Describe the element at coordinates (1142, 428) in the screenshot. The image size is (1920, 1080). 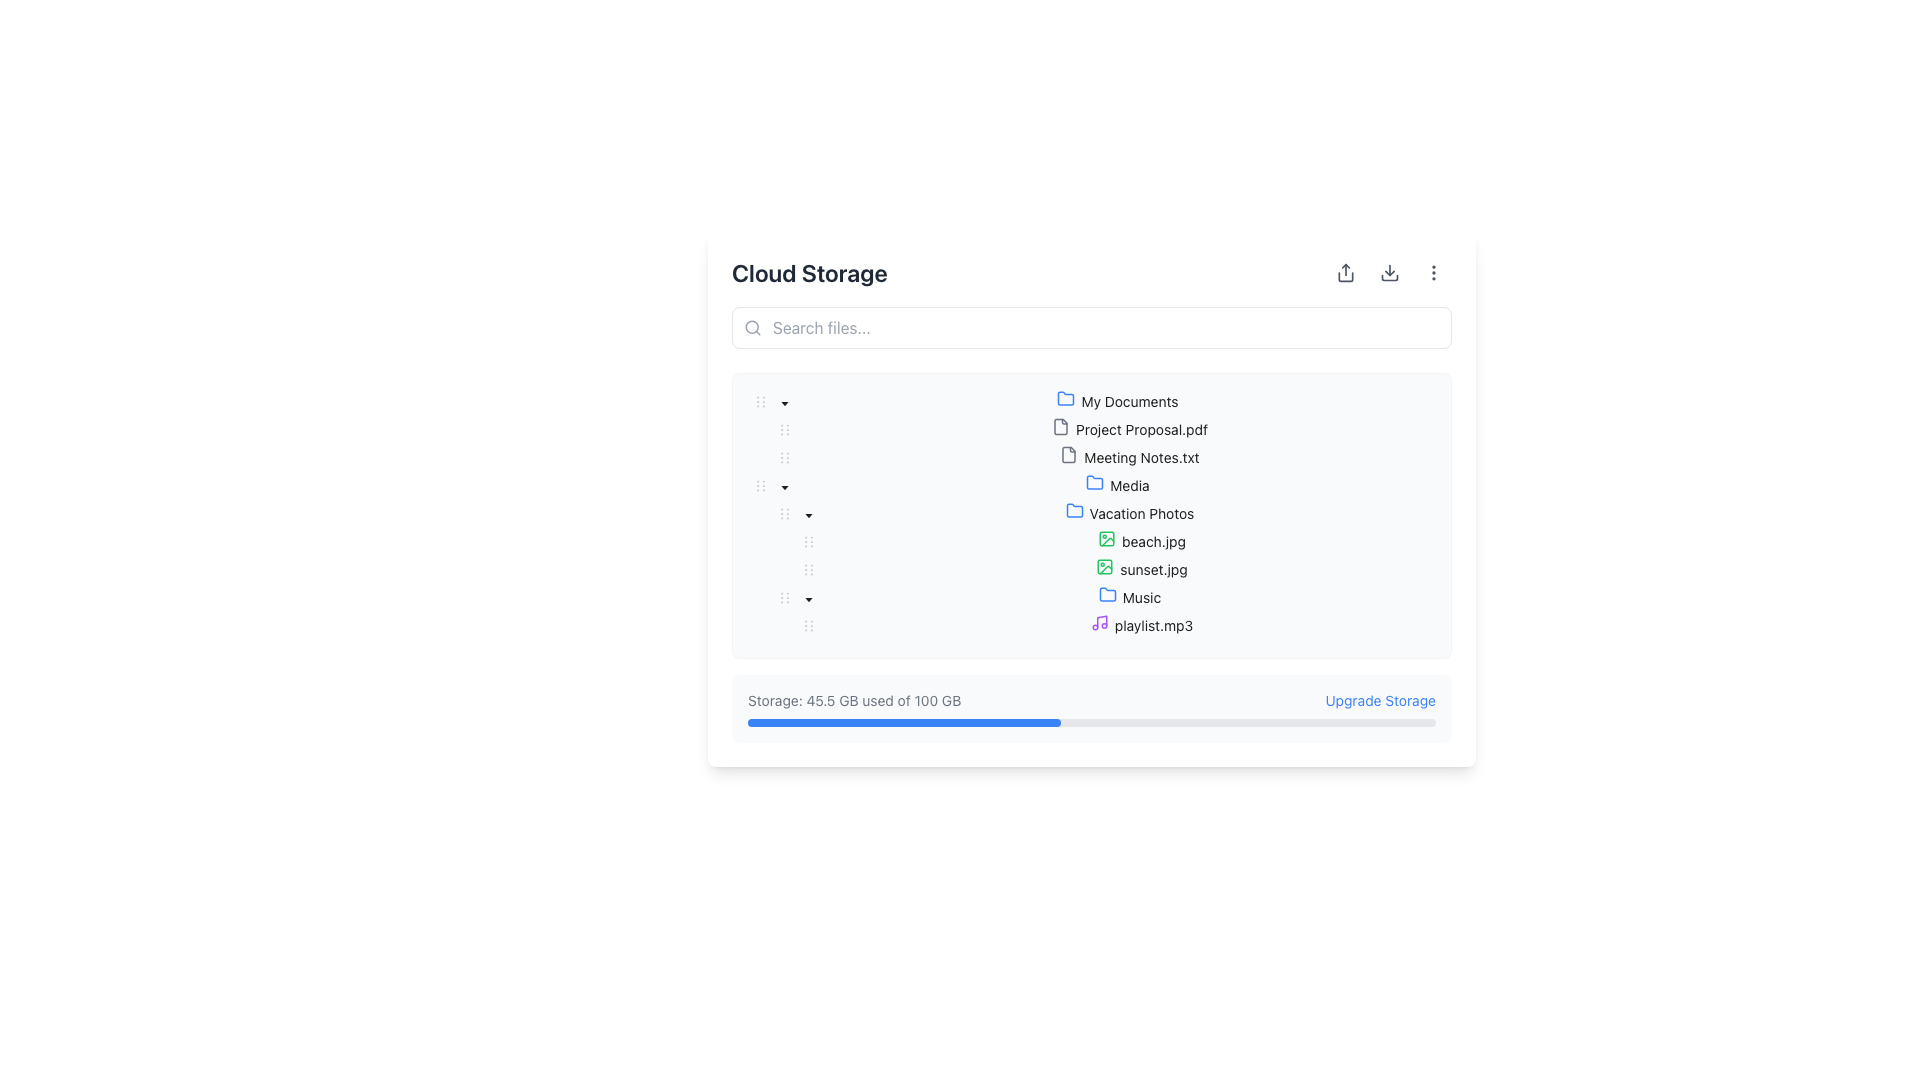
I see `the text element displaying 'Project Proposal.pdf' in the file tree structure under 'My Documents'` at that location.